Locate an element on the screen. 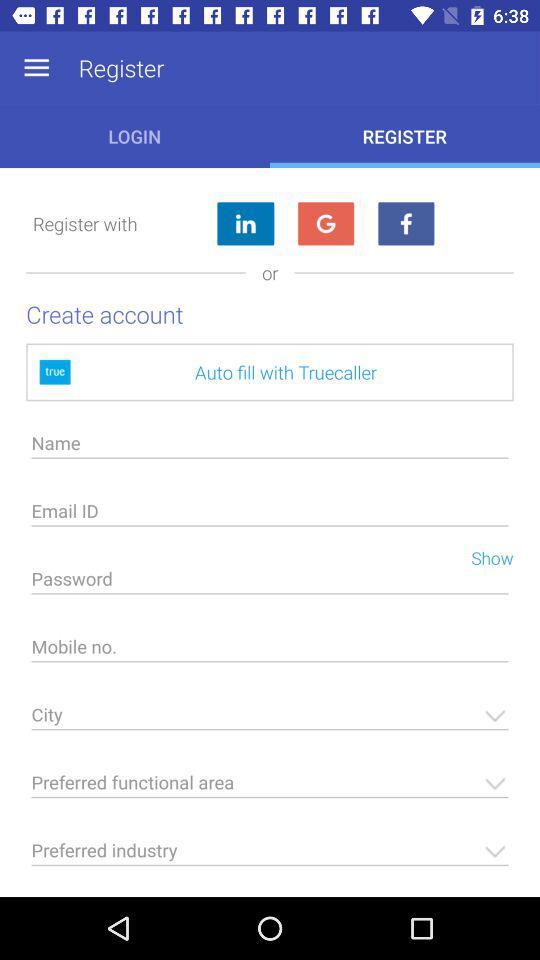 This screenshot has height=960, width=540. the item next to register with is located at coordinates (245, 224).